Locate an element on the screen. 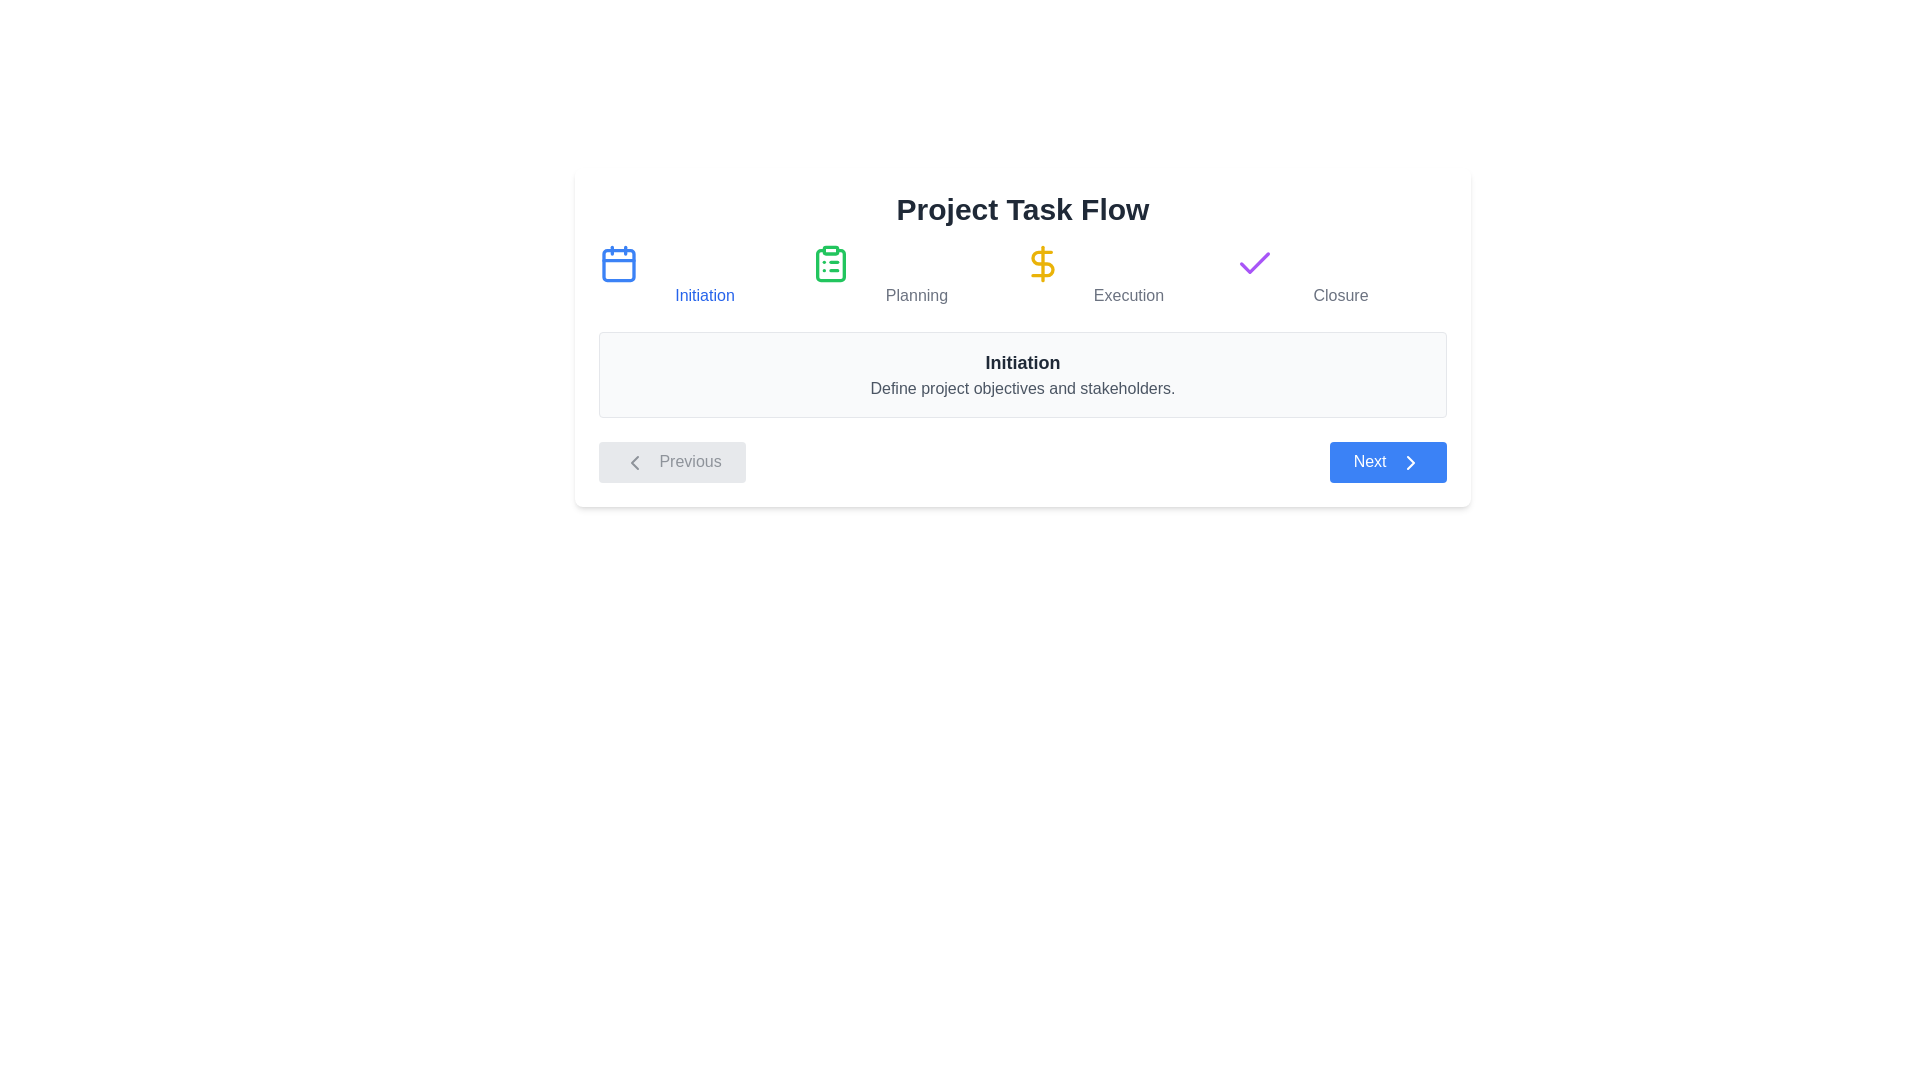 The image size is (1920, 1080). the 'Closure' text label that is displayed in gray color, located on the rightmost side of the project phases row, directly to the right of the 'Execution' label is located at coordinates (1340, 296).